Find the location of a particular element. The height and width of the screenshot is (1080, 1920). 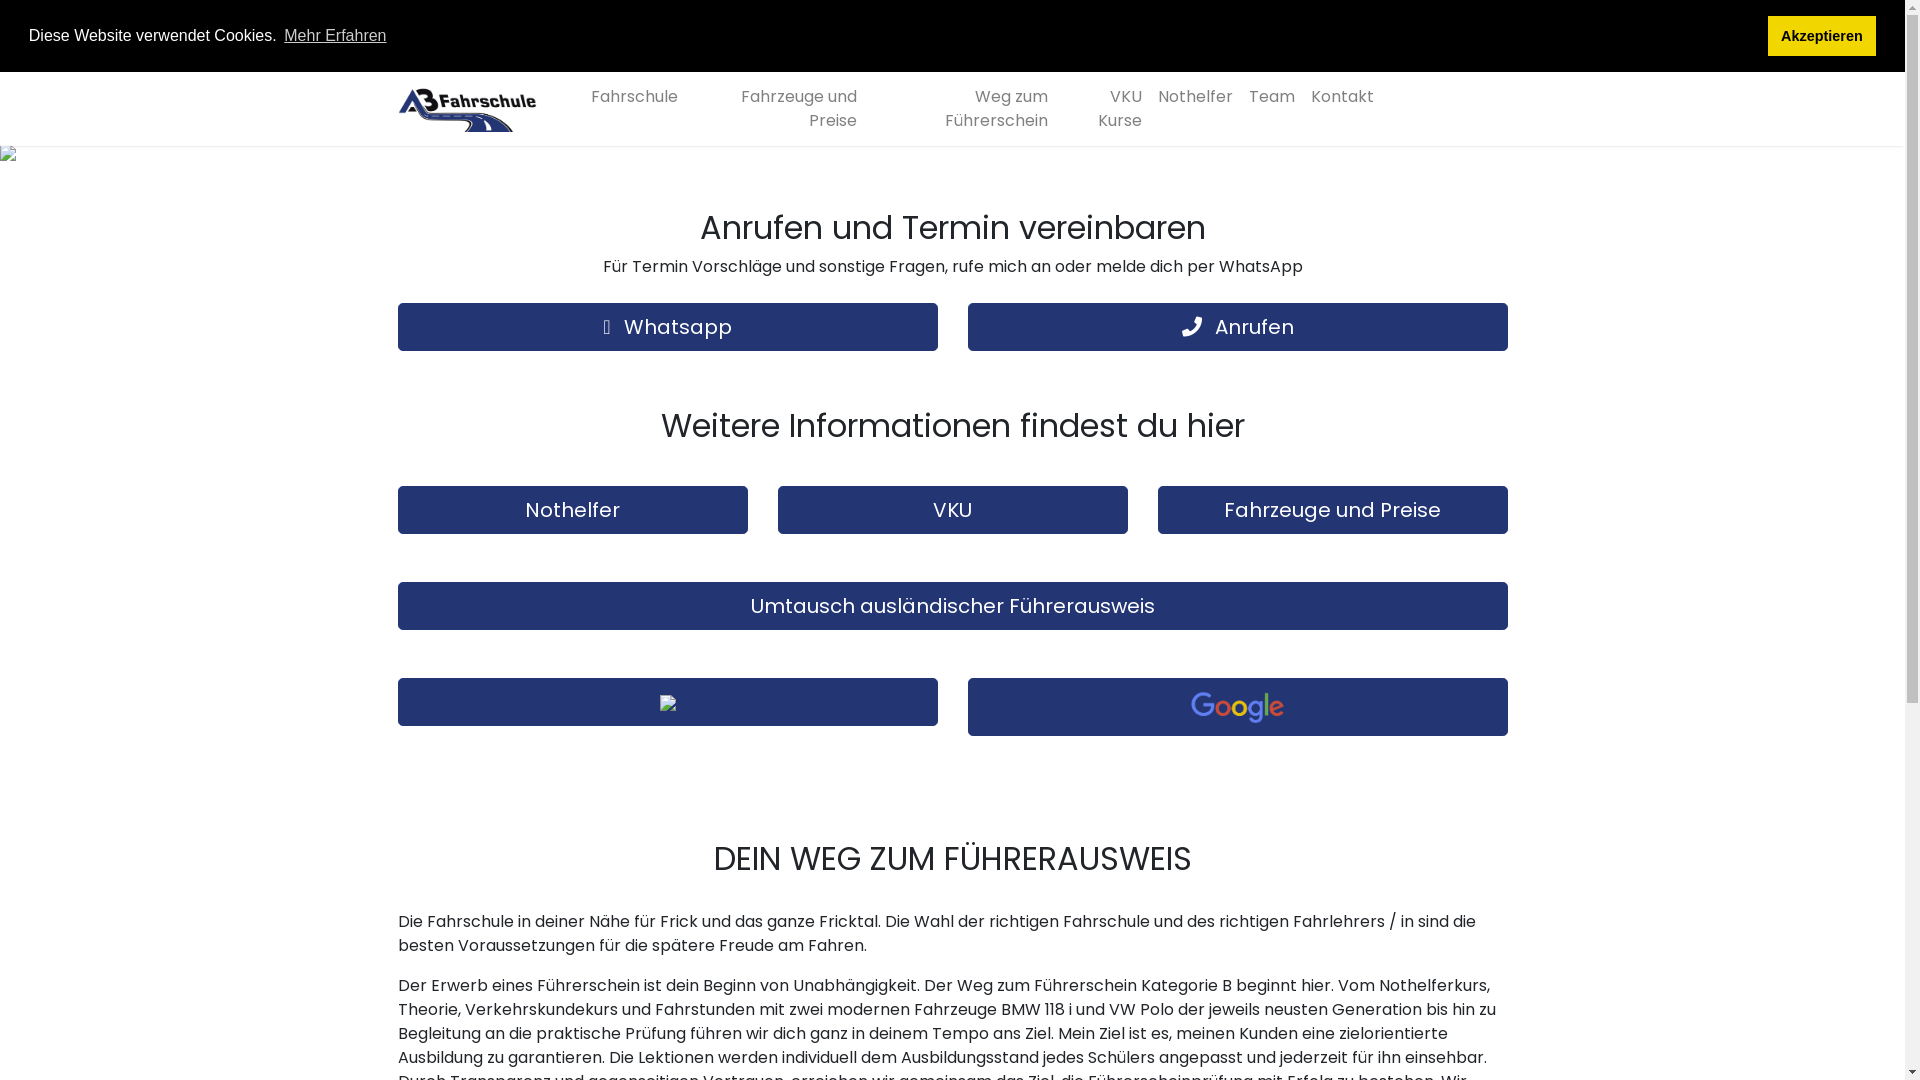

'Fahrzeuge und Preise' is located at coordinates (774, 108).